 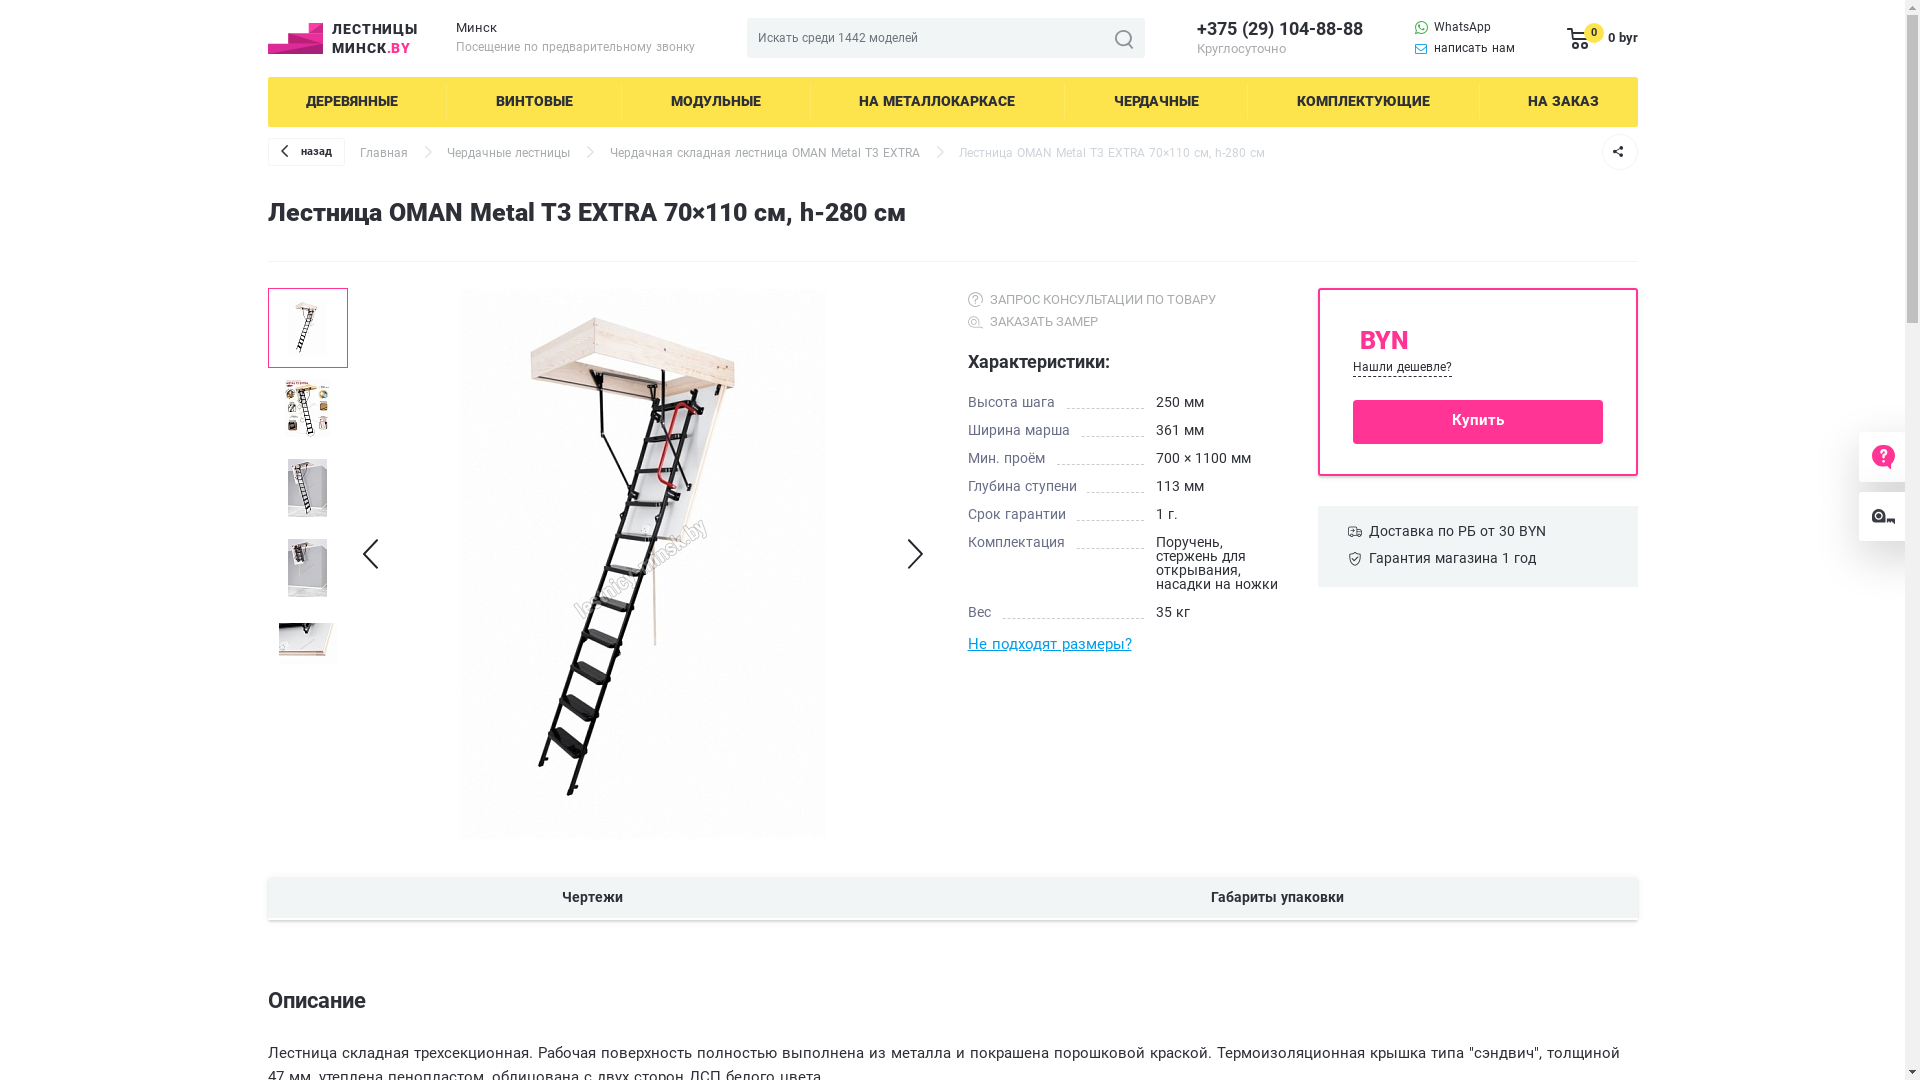 What do you see at coordinates (1602, 38) in the screenshot?
I see `'0` at bounding box center [1602, 38].